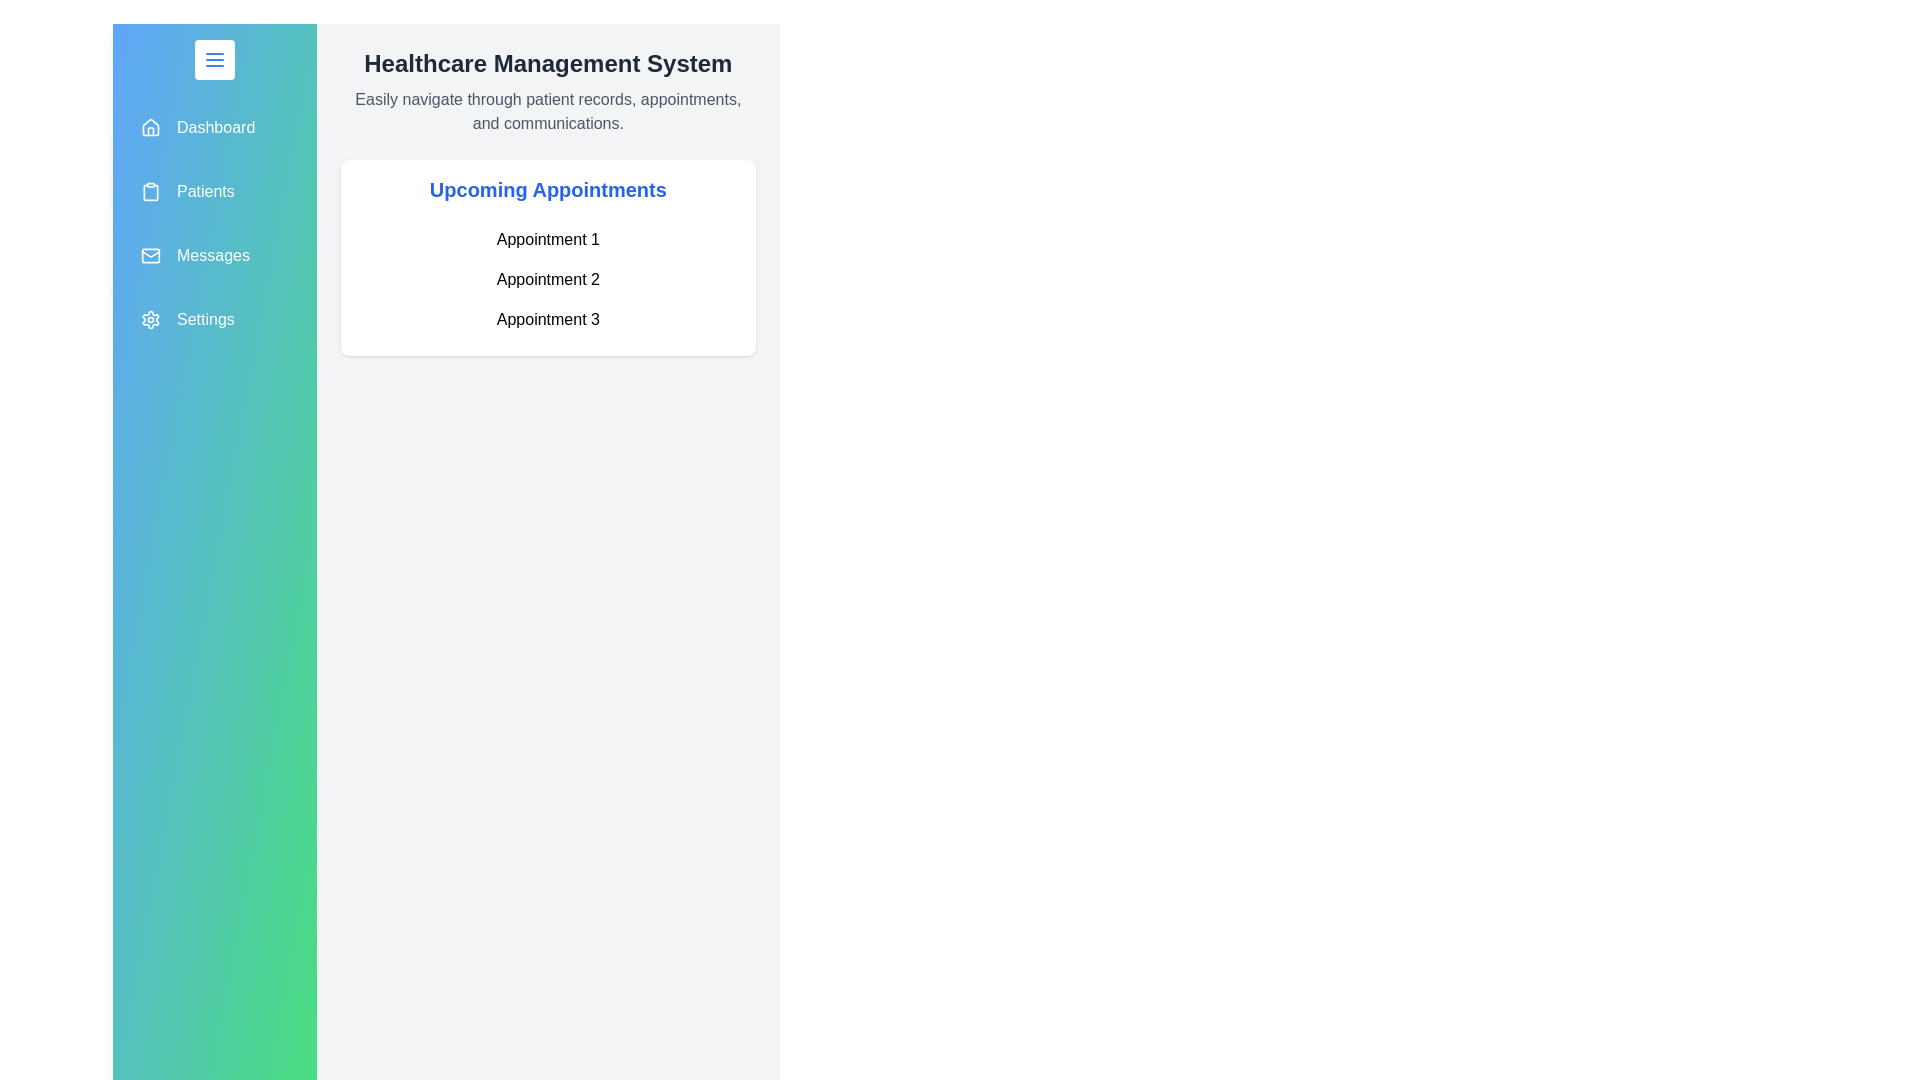  Describe the element at coordinates (214, 59) in the screenshot. I see `the toggle button to change the drawer state` at that location.